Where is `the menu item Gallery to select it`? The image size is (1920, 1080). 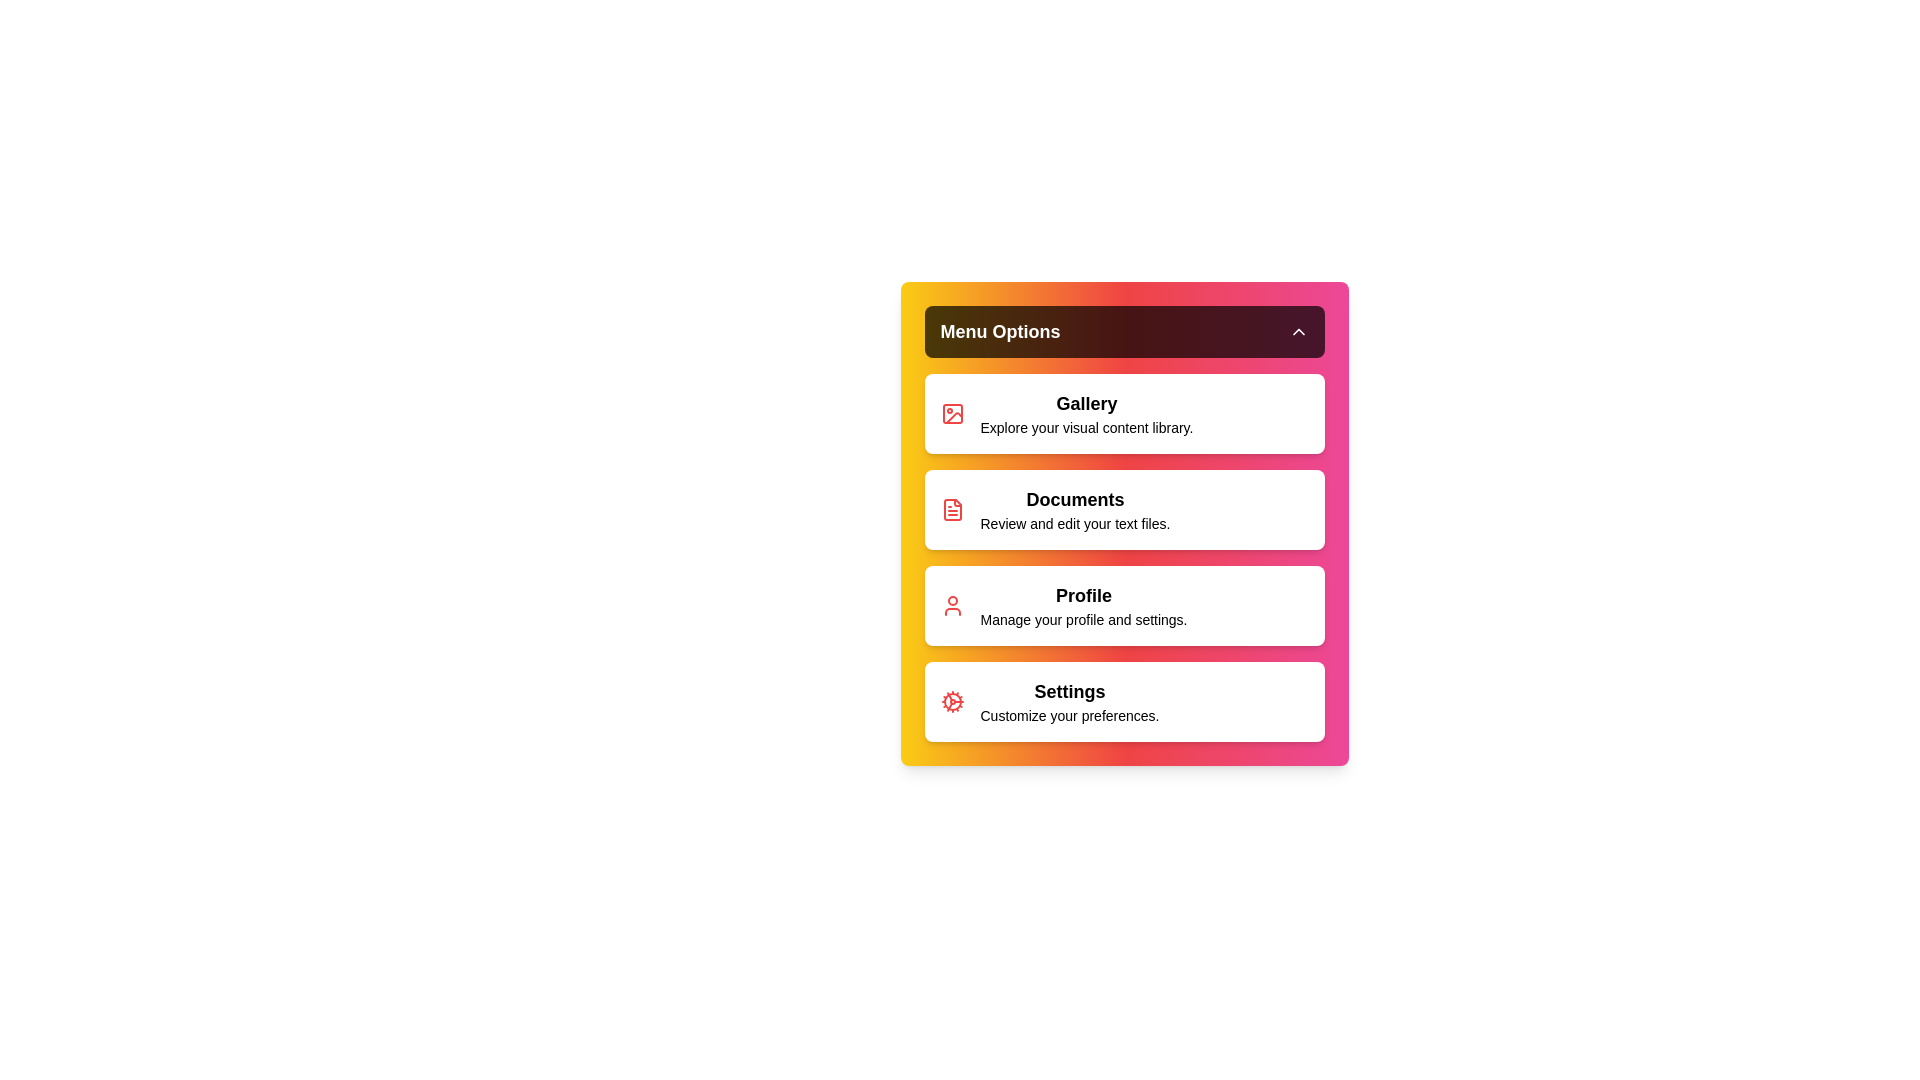 the menu item Gallery to select it is located at coordinates (1124, 412).